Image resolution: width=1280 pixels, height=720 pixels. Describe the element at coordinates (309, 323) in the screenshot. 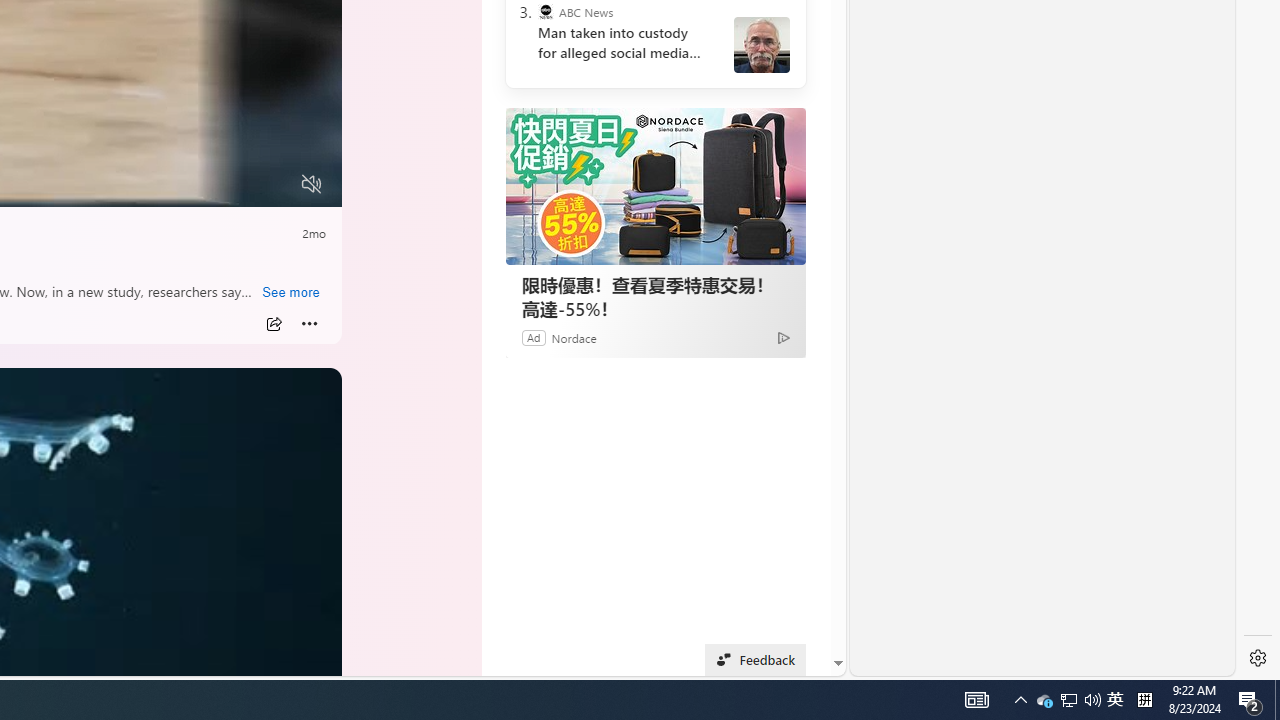

I see `'More'` at that location.